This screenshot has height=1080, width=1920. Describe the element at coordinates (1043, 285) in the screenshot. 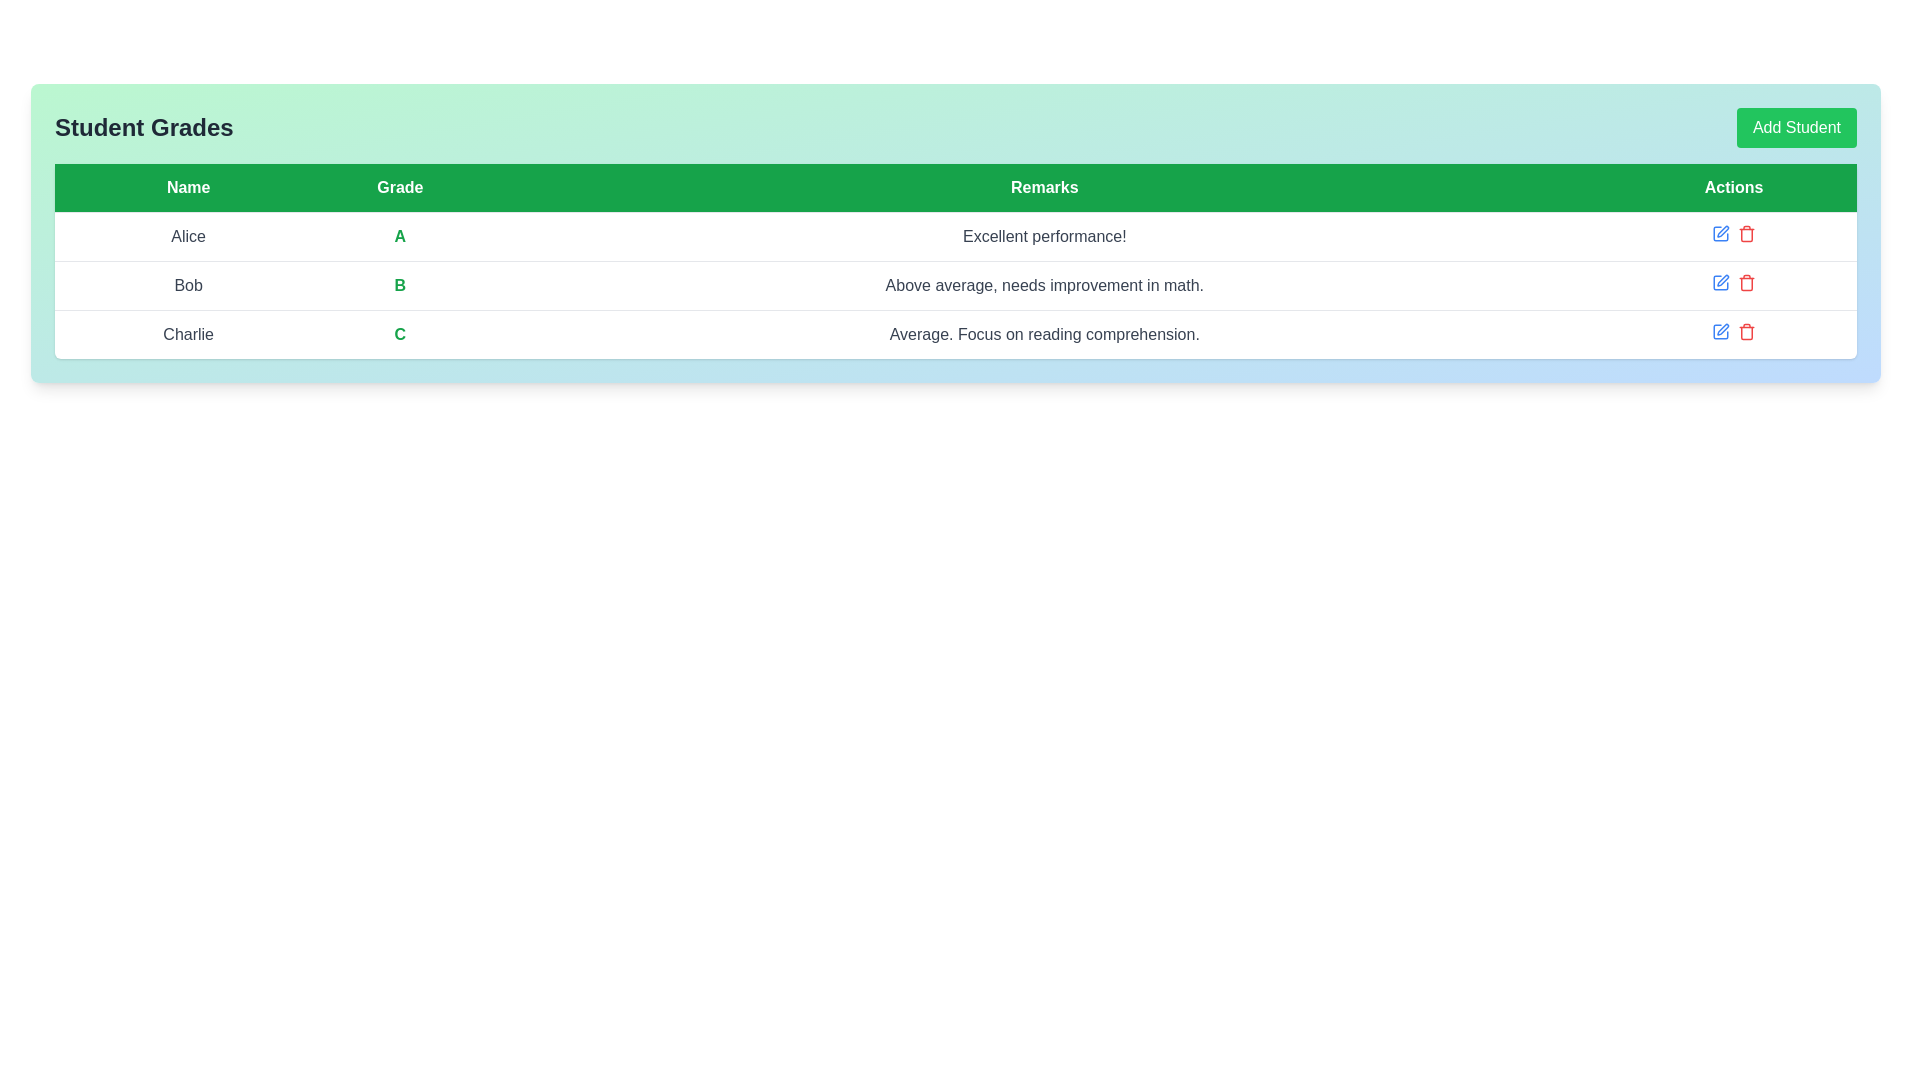

I see `text content from the text field located in the 'Remarks' column of the table for 'Bob', which currently displays 'Above average, needs improvement in math.'` at that location.